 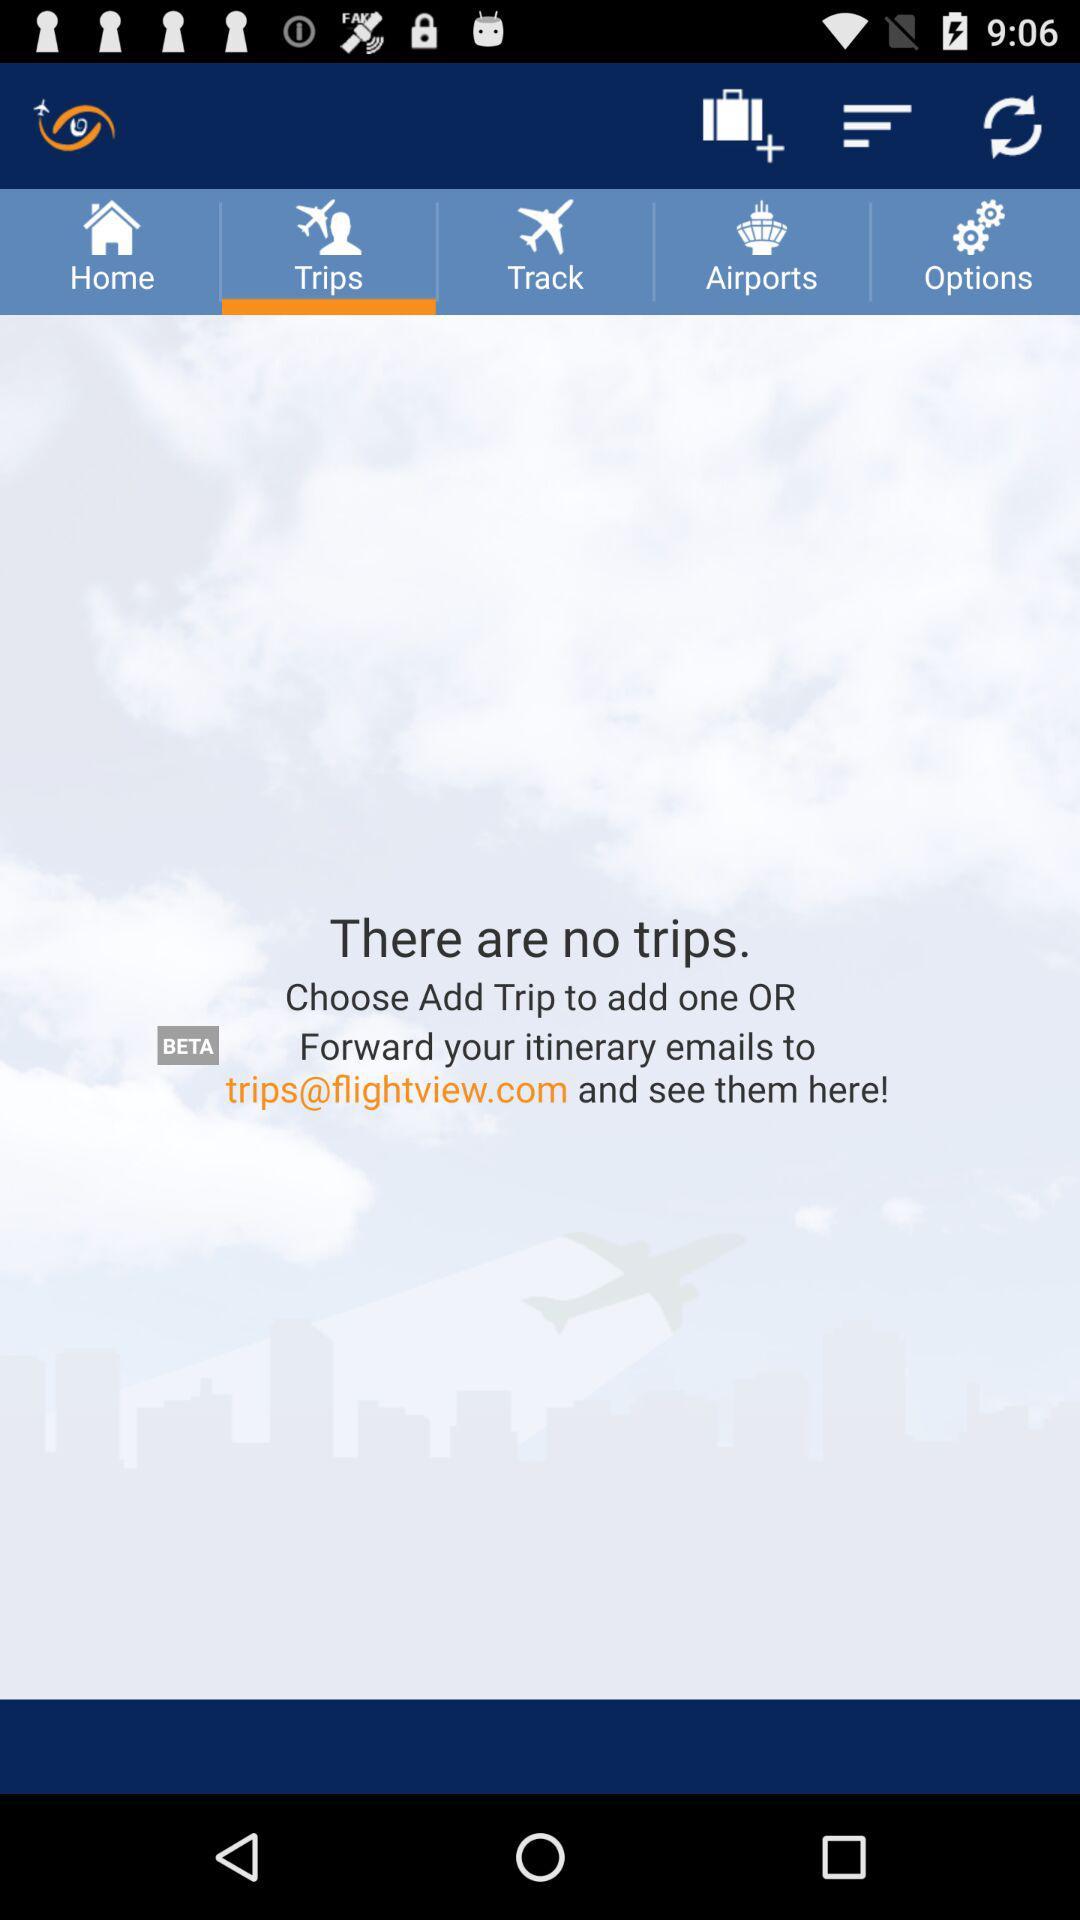 What do you see at coordinates (742, 124) in the screenshot?
I see `the option which is on the top and above airports` at bounding box center [742, 124].